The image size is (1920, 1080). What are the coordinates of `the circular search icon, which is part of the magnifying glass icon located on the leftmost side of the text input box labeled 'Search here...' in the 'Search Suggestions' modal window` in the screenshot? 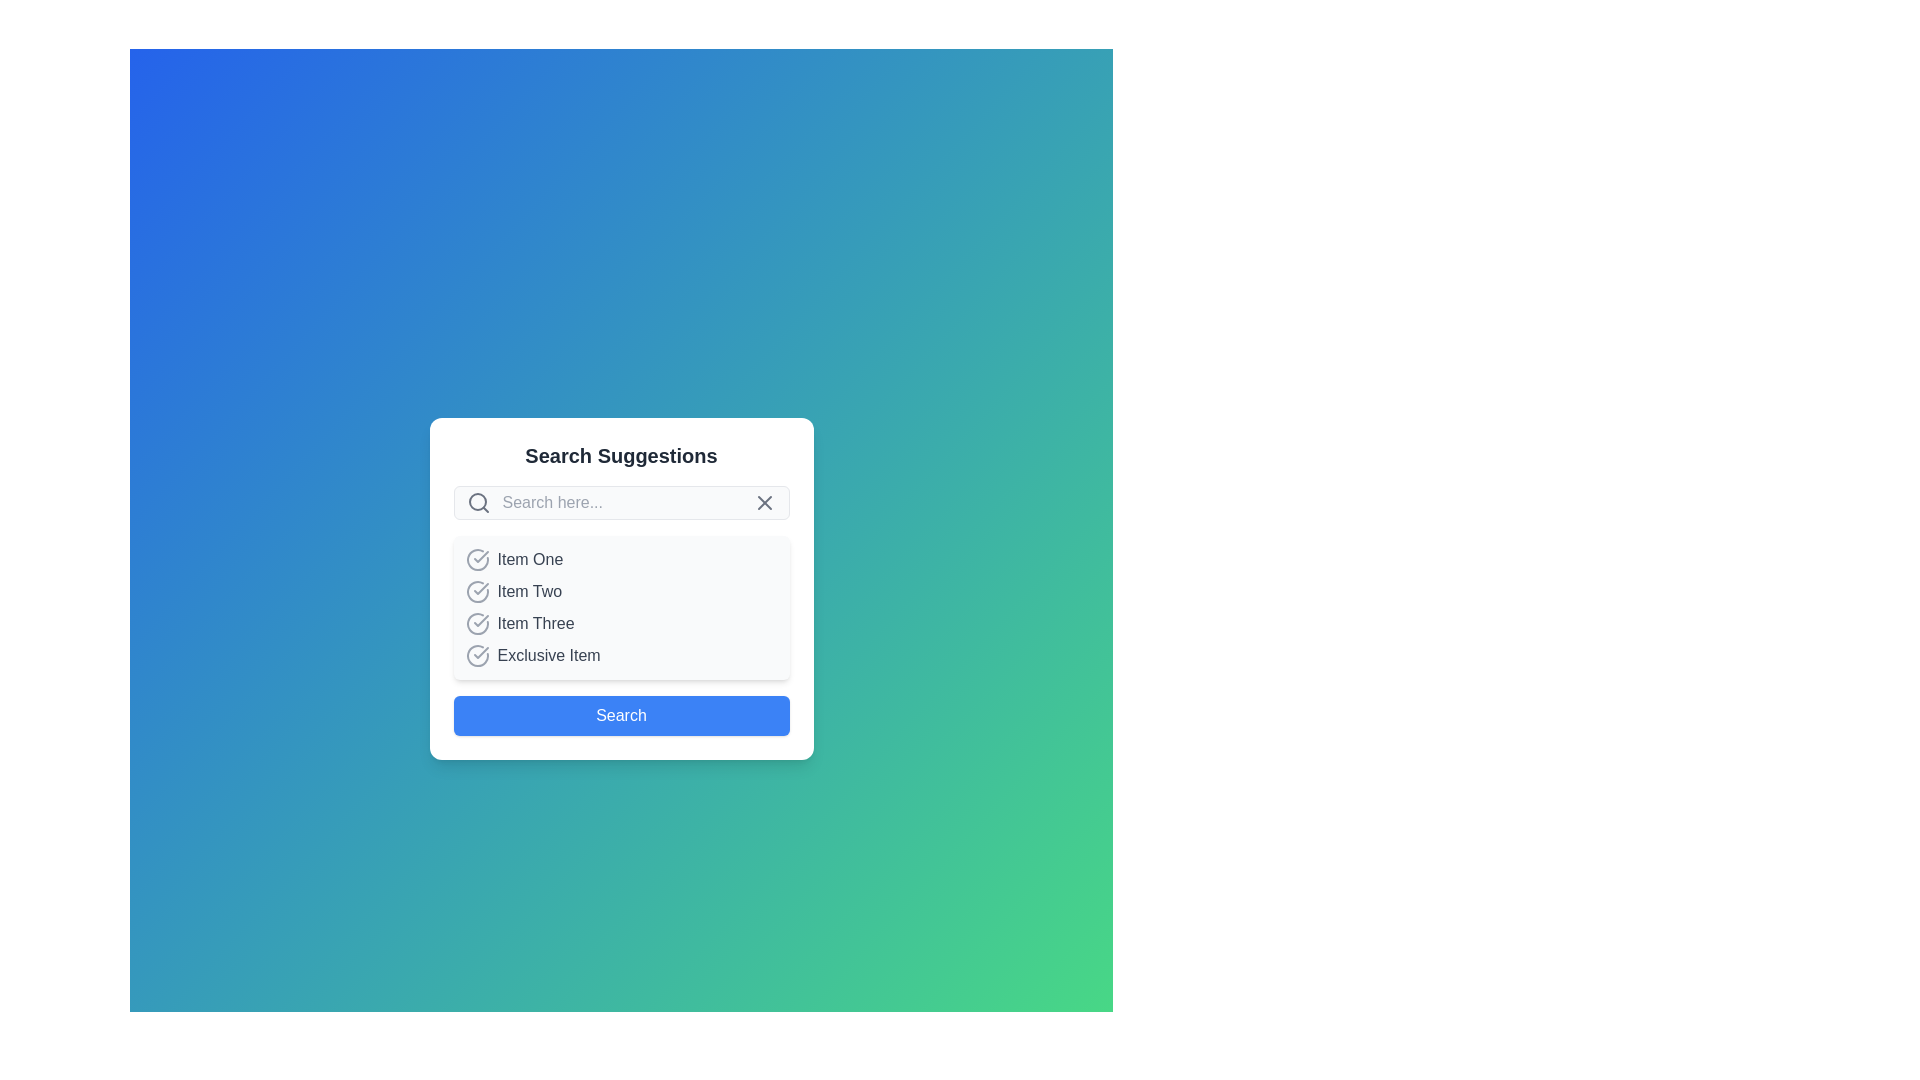 It's located at (476, 500).